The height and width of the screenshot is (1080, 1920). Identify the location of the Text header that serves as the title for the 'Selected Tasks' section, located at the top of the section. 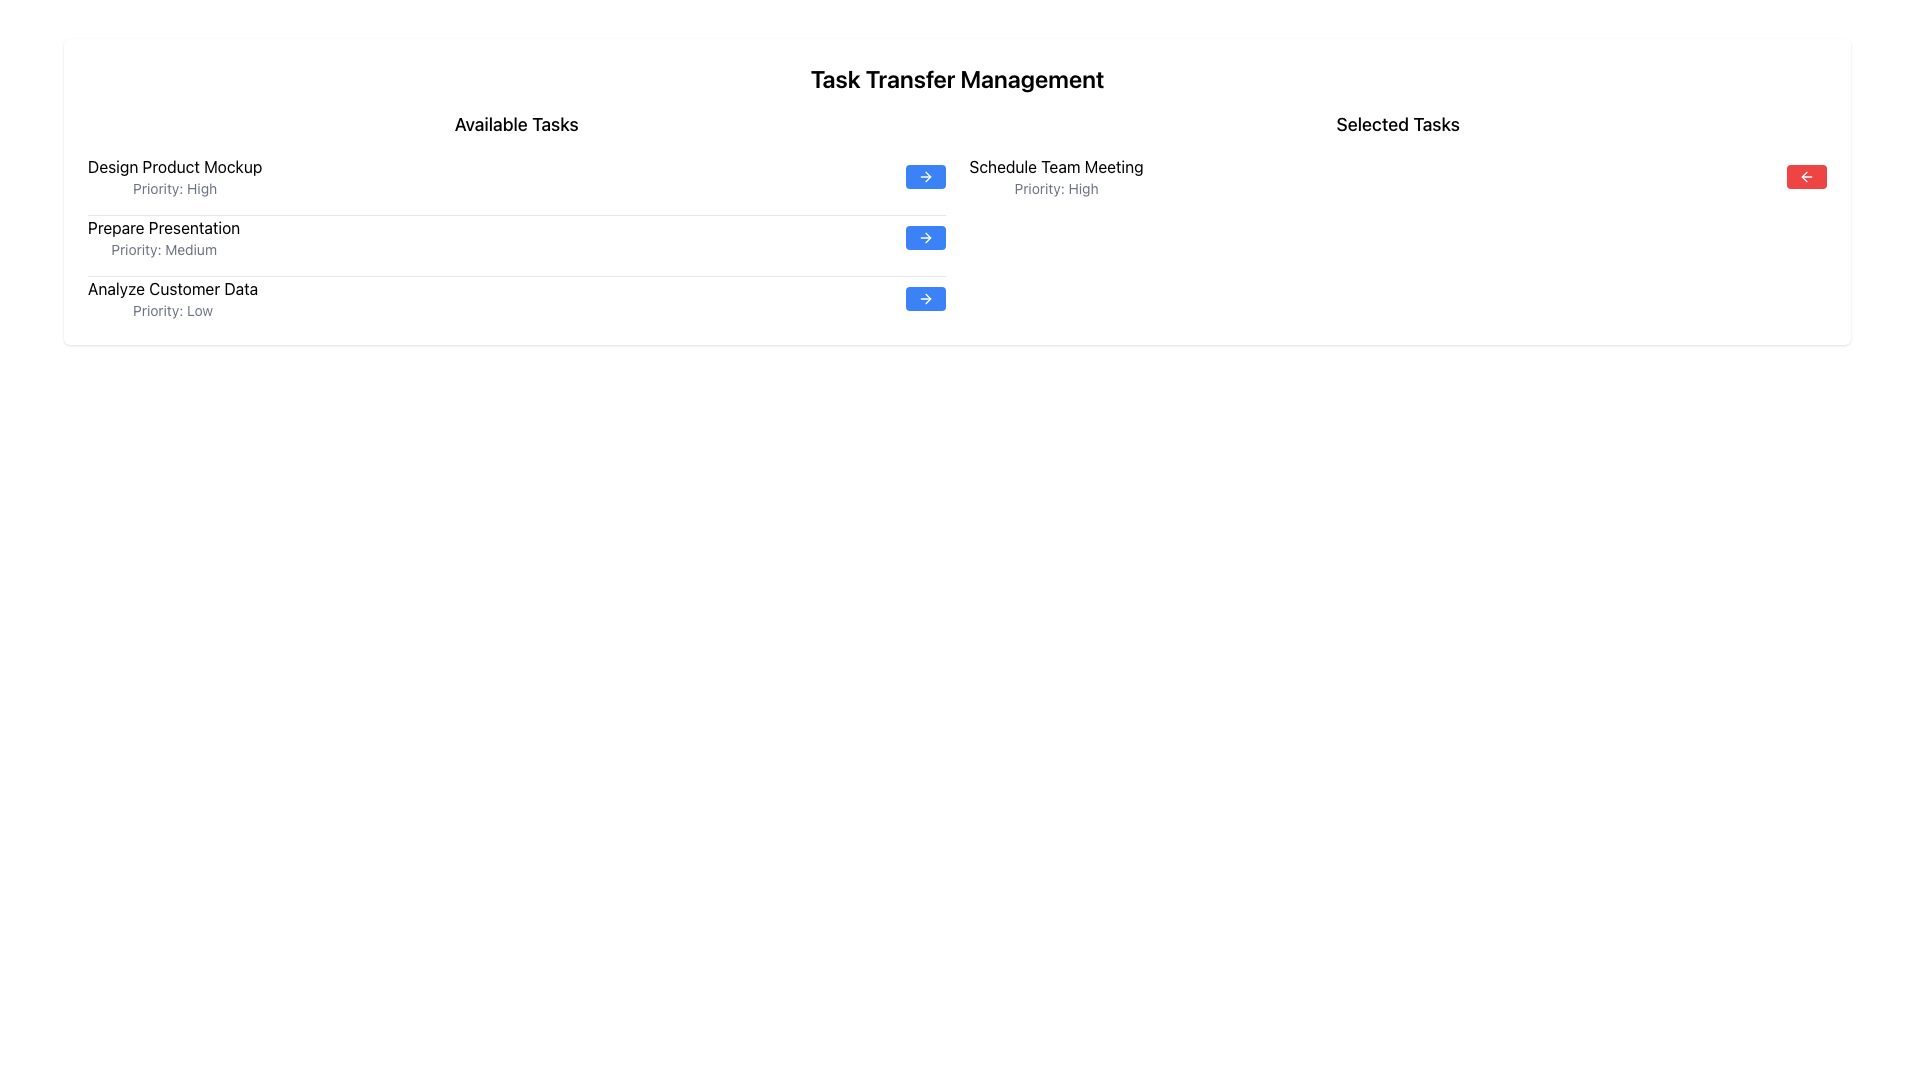
(1397, 124).